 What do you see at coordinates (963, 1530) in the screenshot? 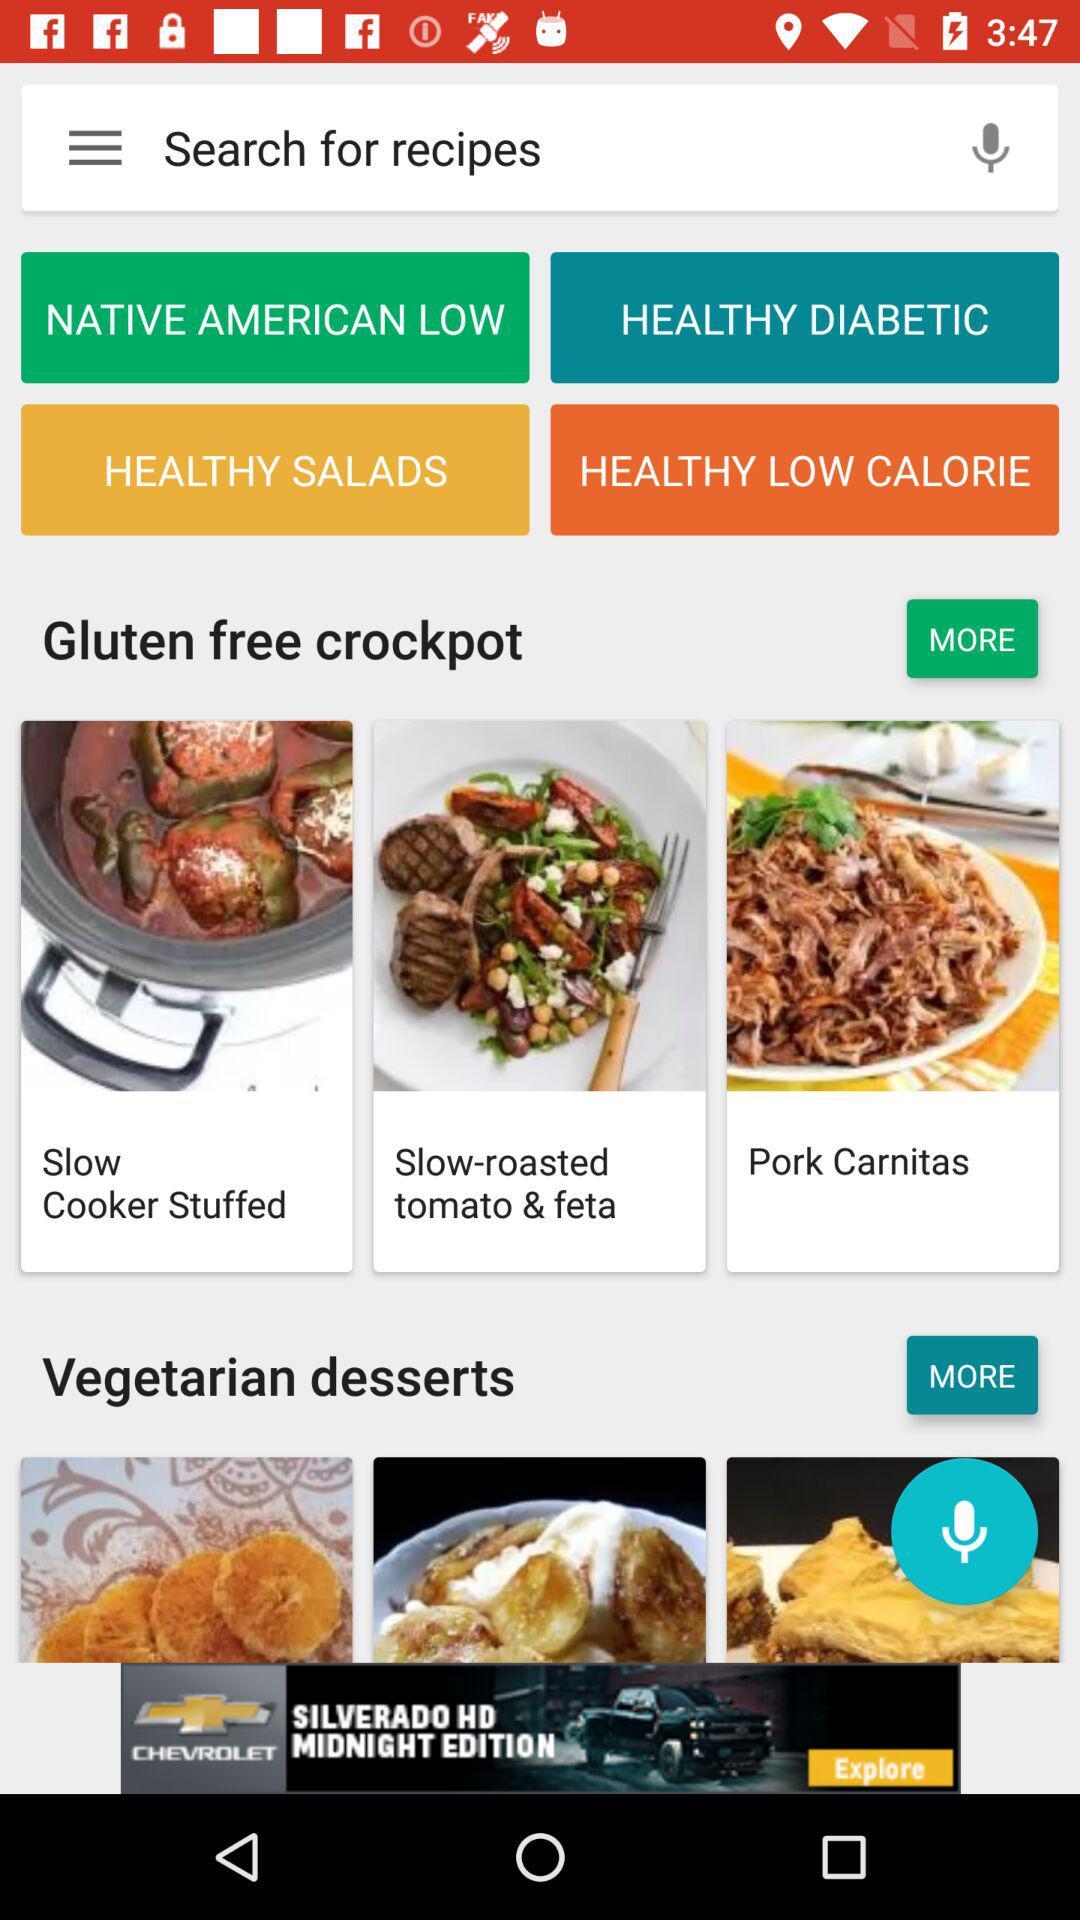
I see `the microphone icon` at bounding box center [963, 1530].